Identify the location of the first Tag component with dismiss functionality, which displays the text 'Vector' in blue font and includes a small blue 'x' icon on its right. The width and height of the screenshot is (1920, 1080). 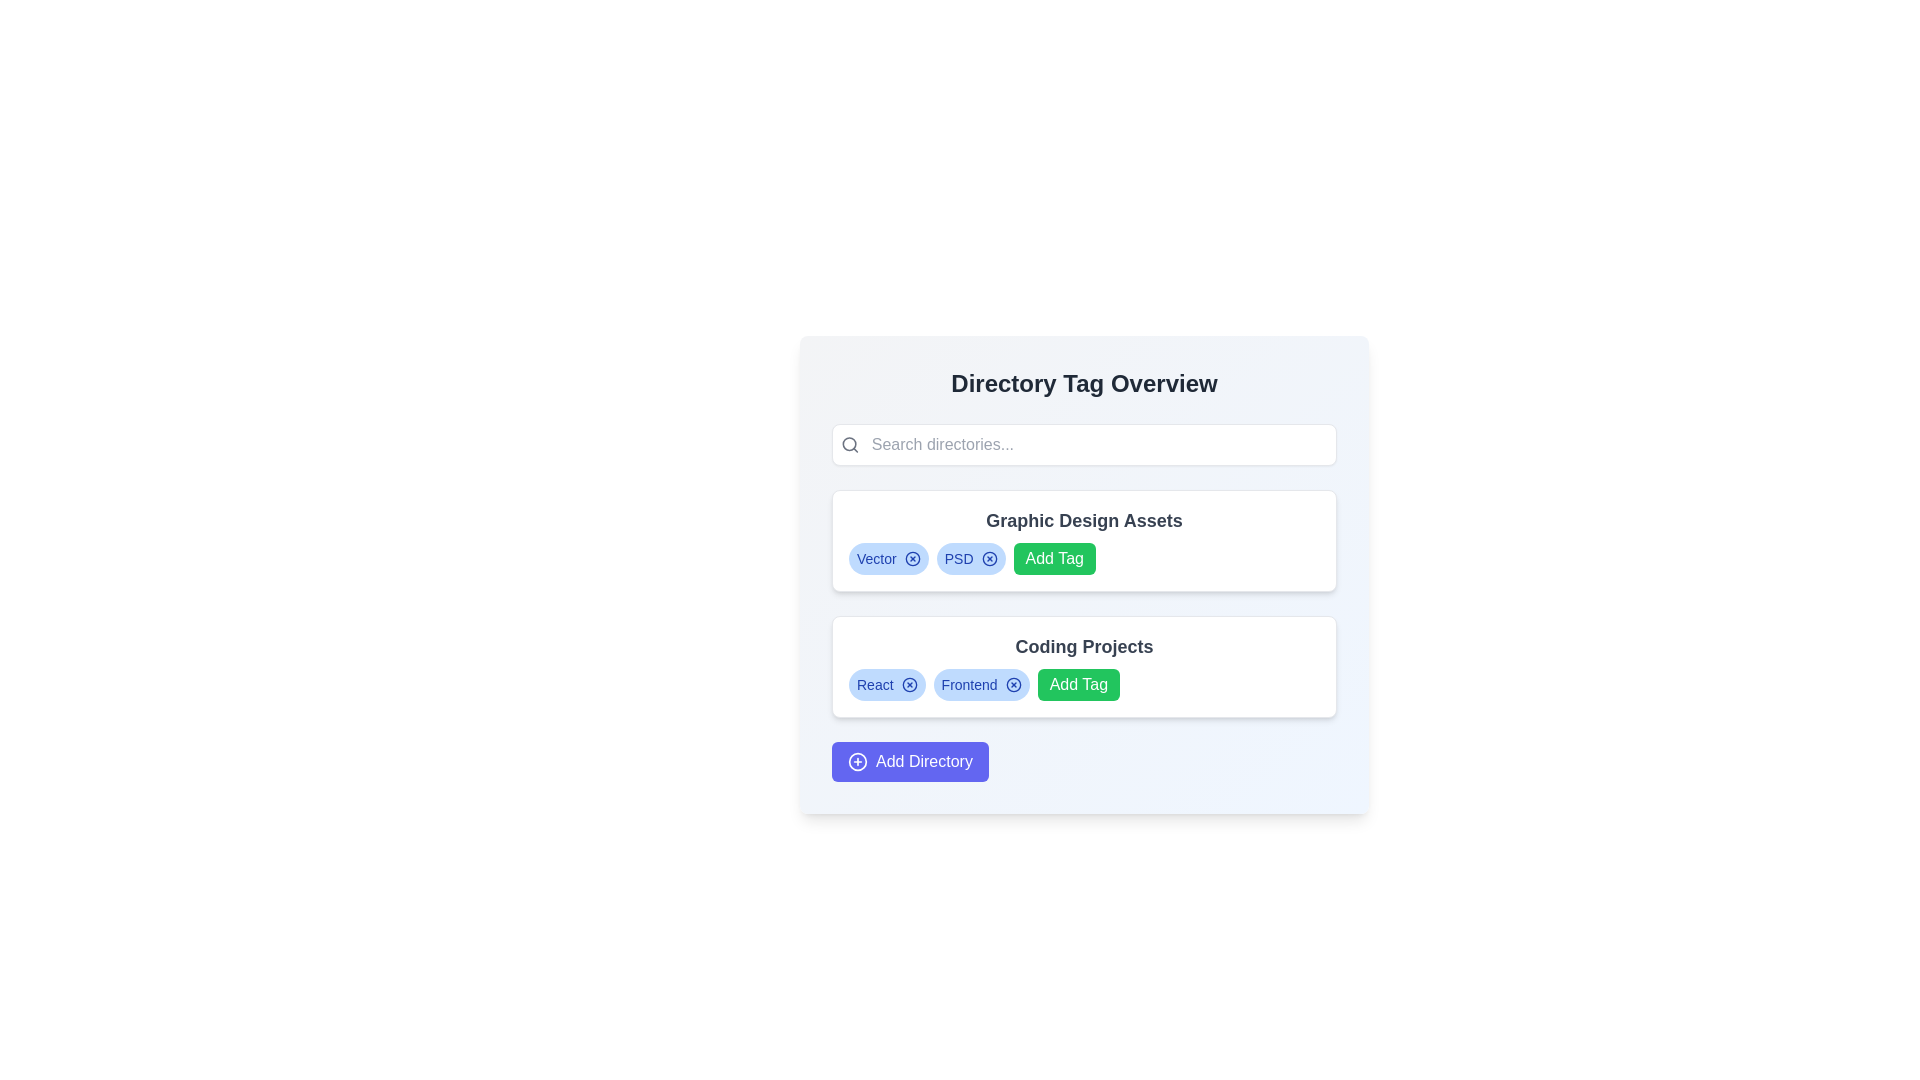
(887, 559).